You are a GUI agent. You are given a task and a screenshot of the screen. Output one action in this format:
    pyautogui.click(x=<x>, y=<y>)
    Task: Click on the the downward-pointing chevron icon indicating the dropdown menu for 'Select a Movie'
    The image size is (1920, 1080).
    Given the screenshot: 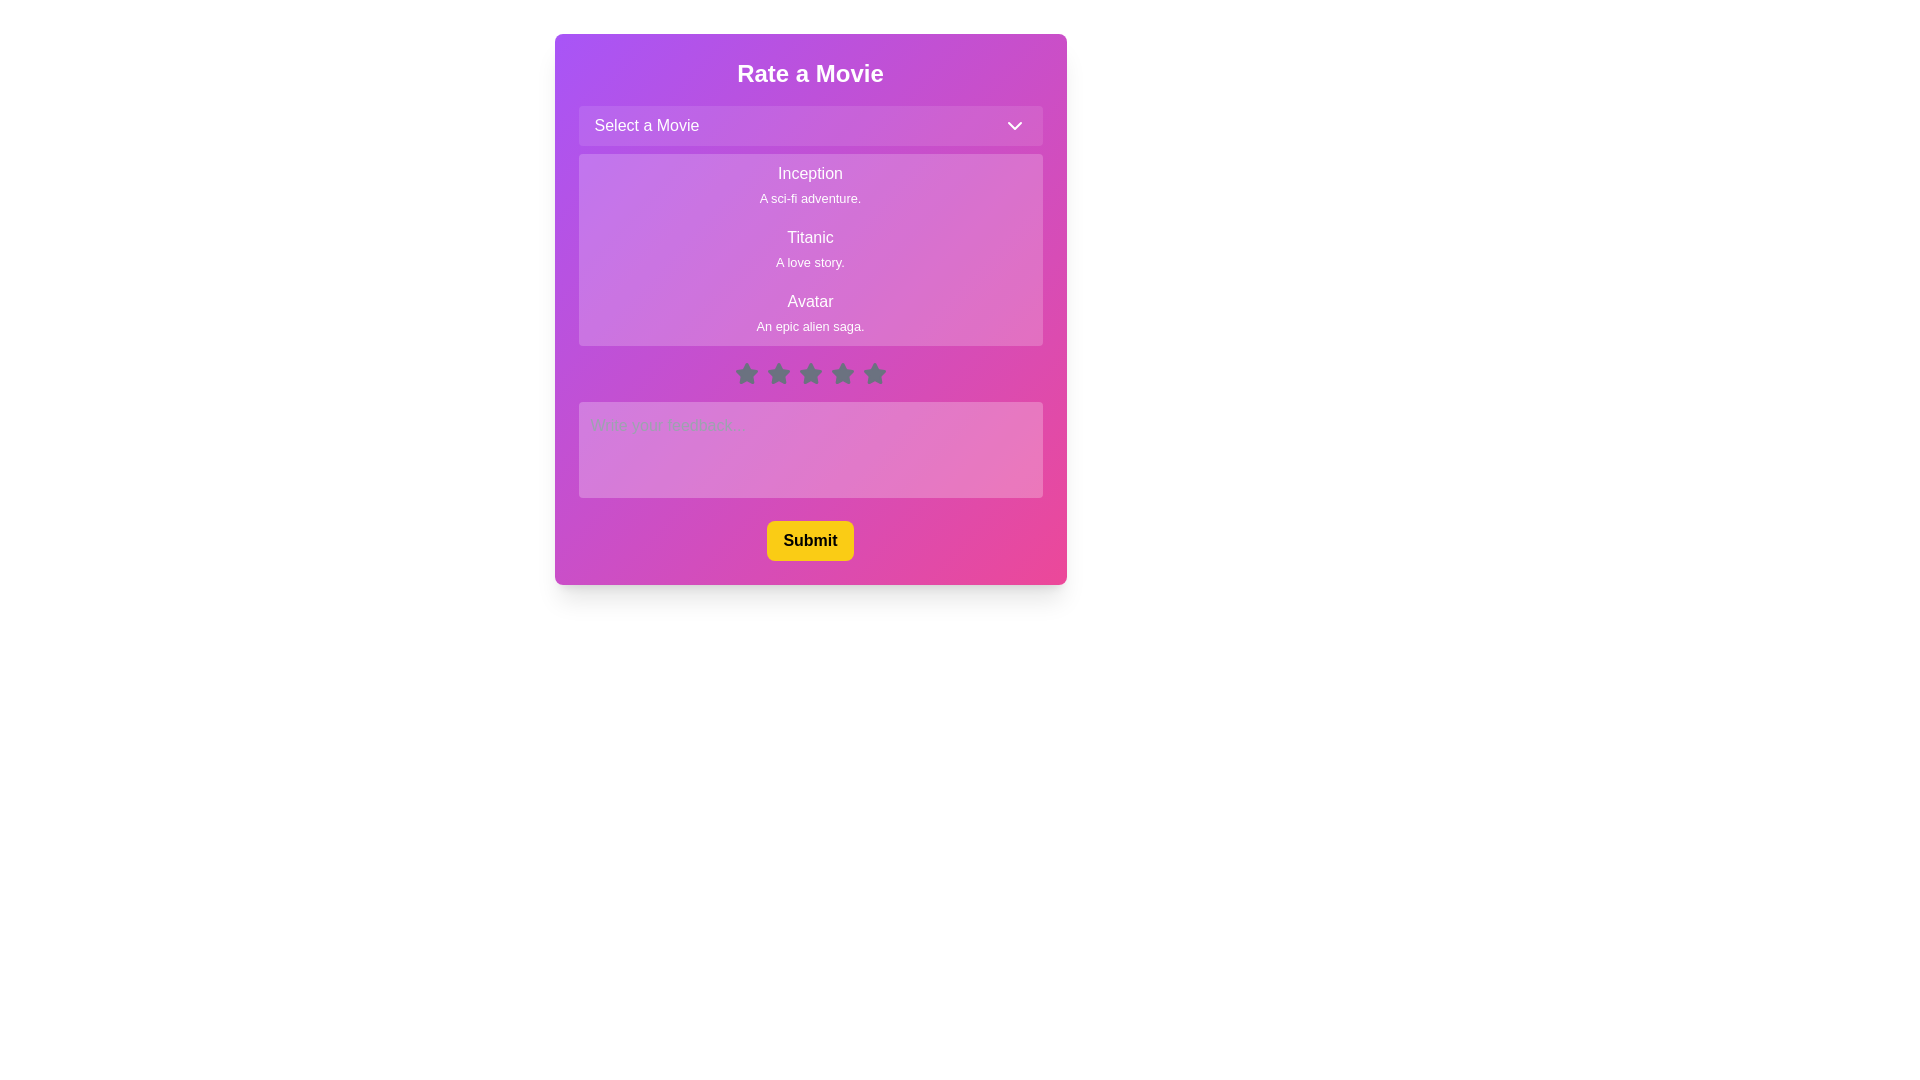 What is the action you would take?
    pyautogui.click(x=1014, y=126)
    